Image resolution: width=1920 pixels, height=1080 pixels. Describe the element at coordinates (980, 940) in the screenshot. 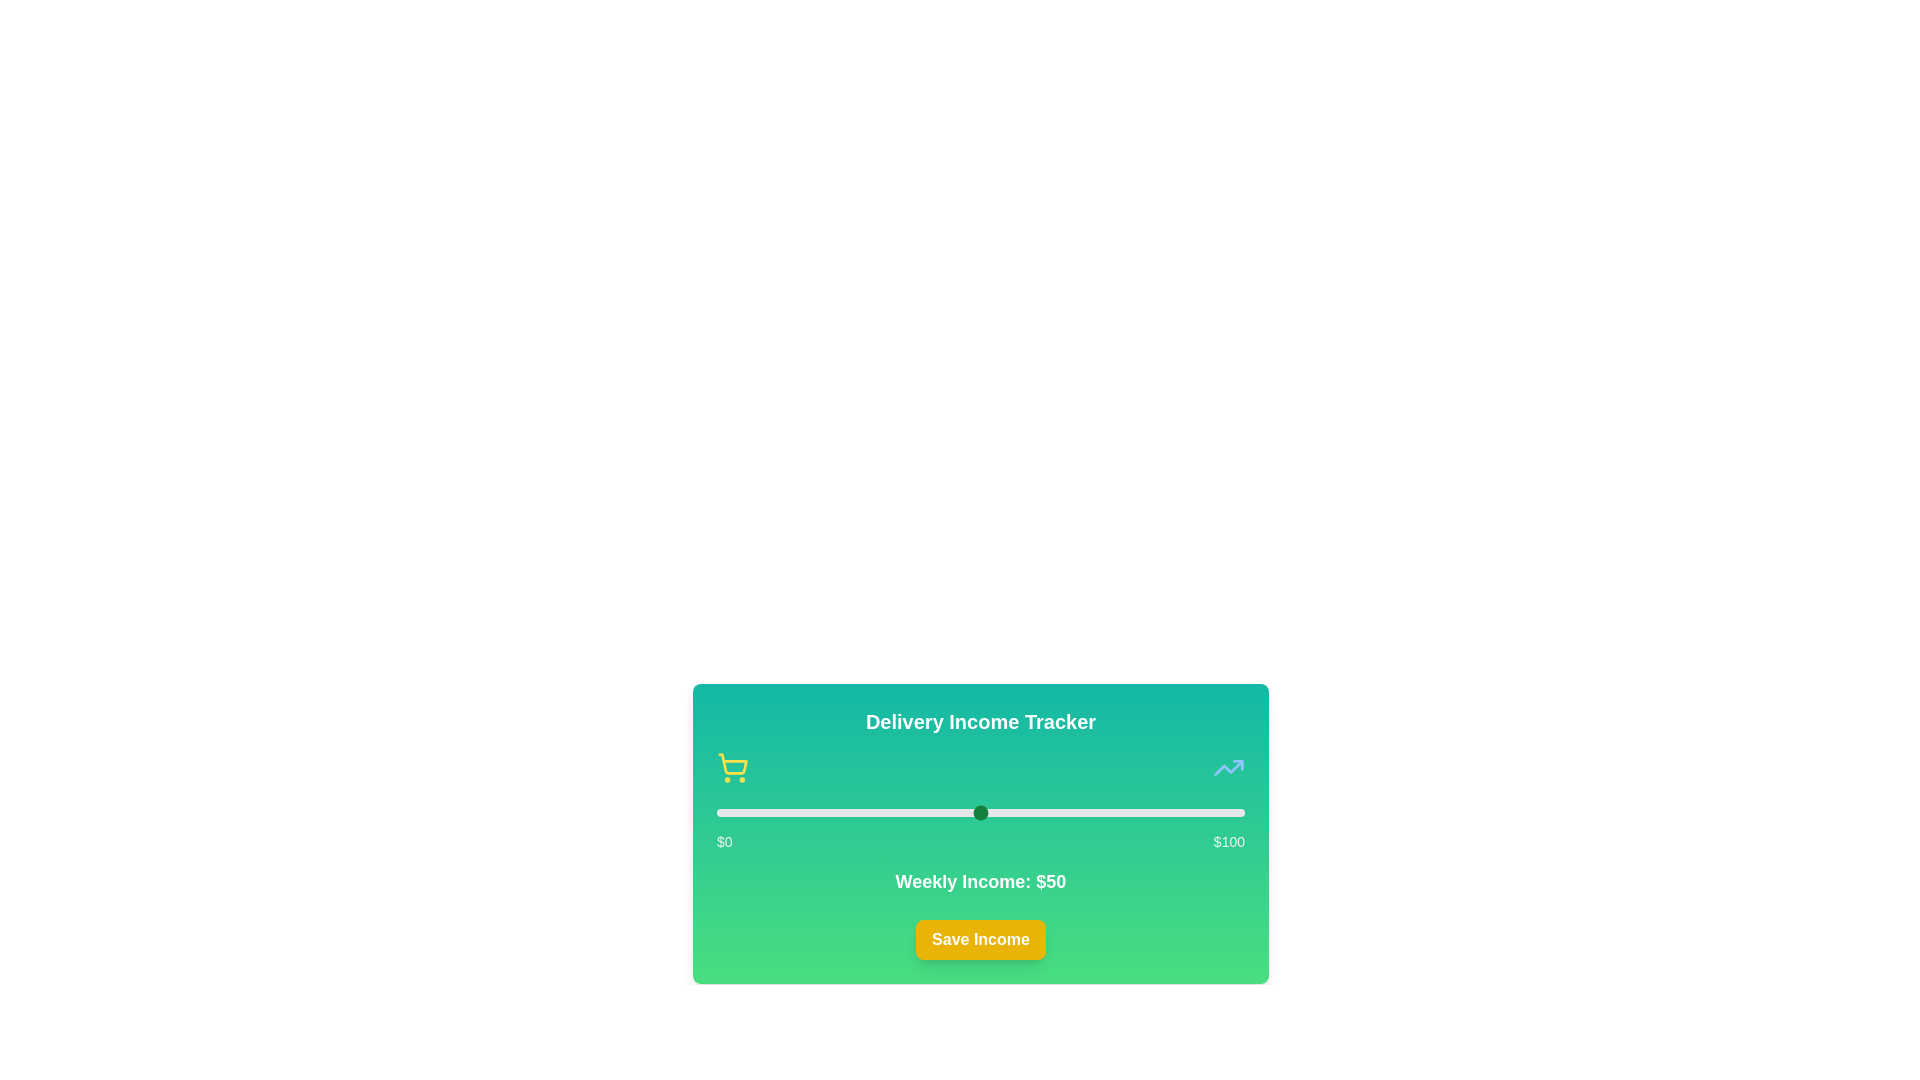

I see `the 'Save Income' button to save the current income value` at that location.